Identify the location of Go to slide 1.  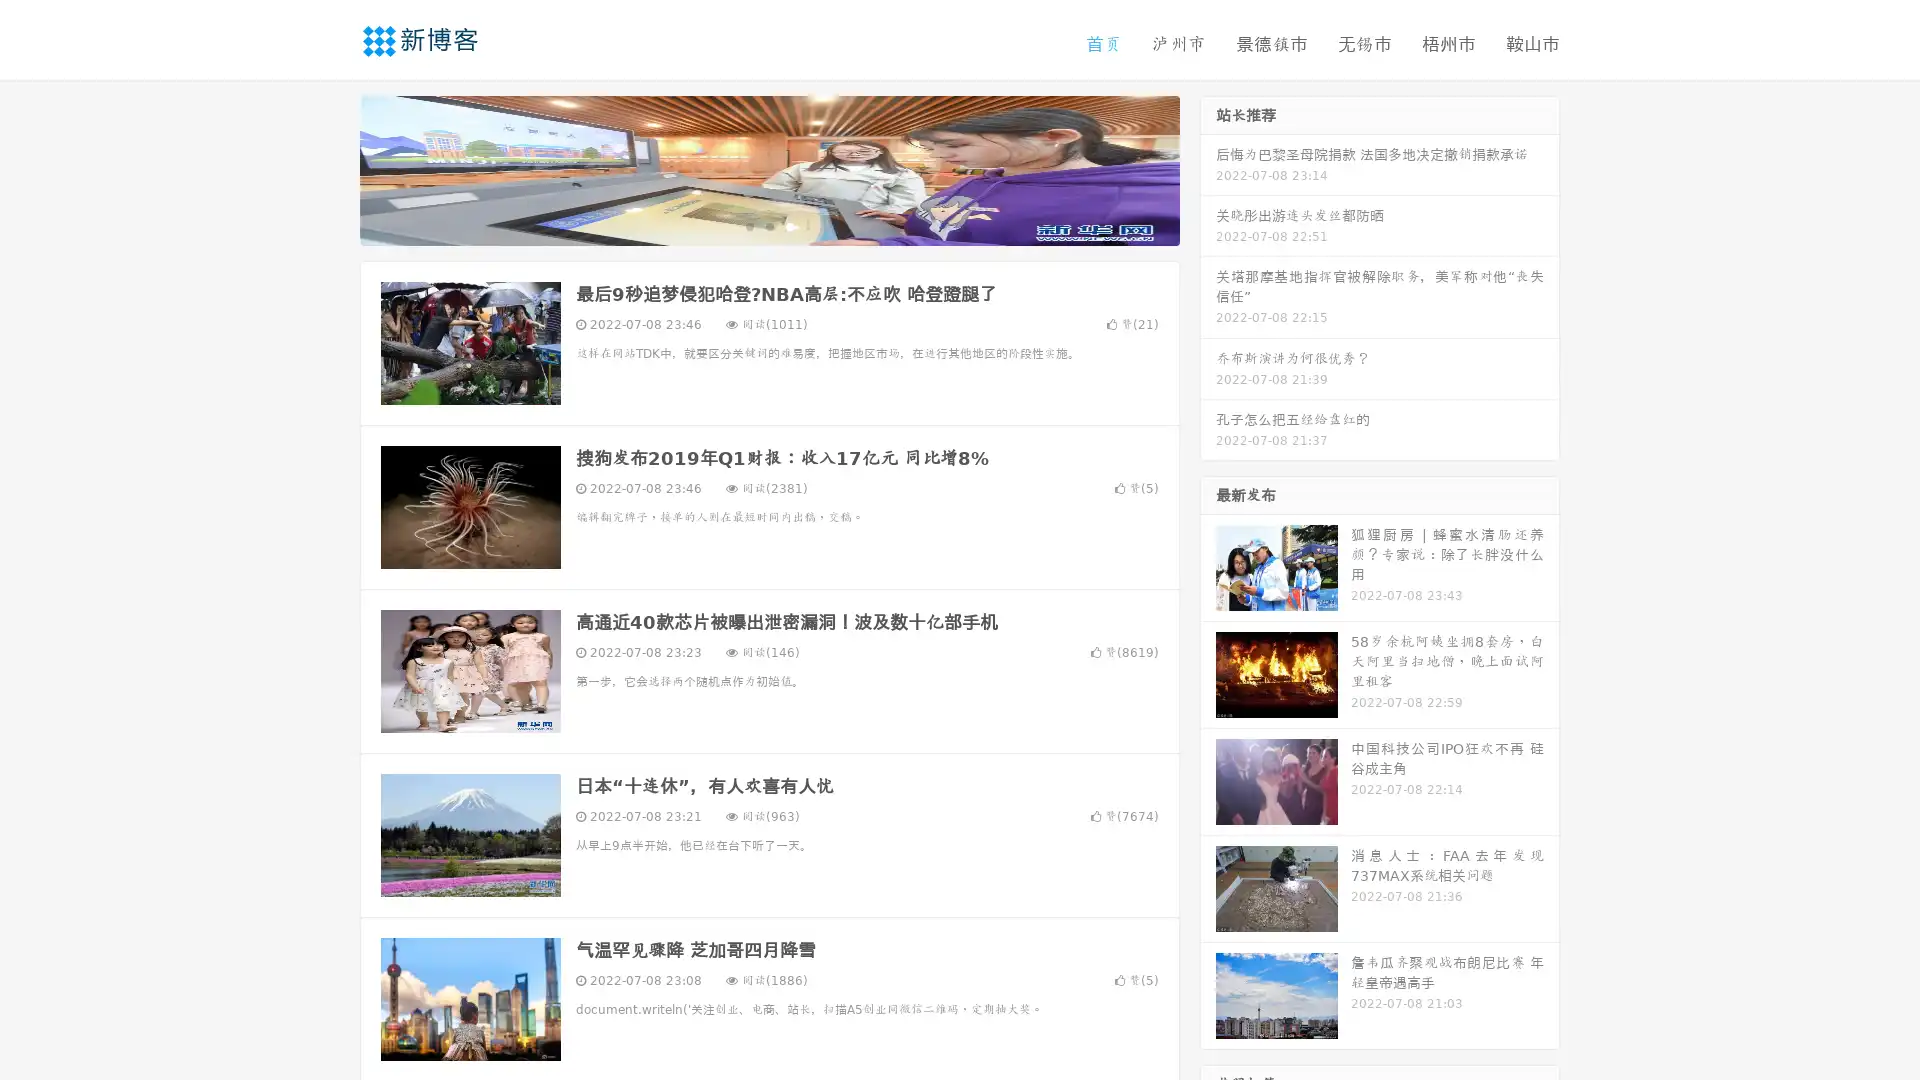
(748, 225).